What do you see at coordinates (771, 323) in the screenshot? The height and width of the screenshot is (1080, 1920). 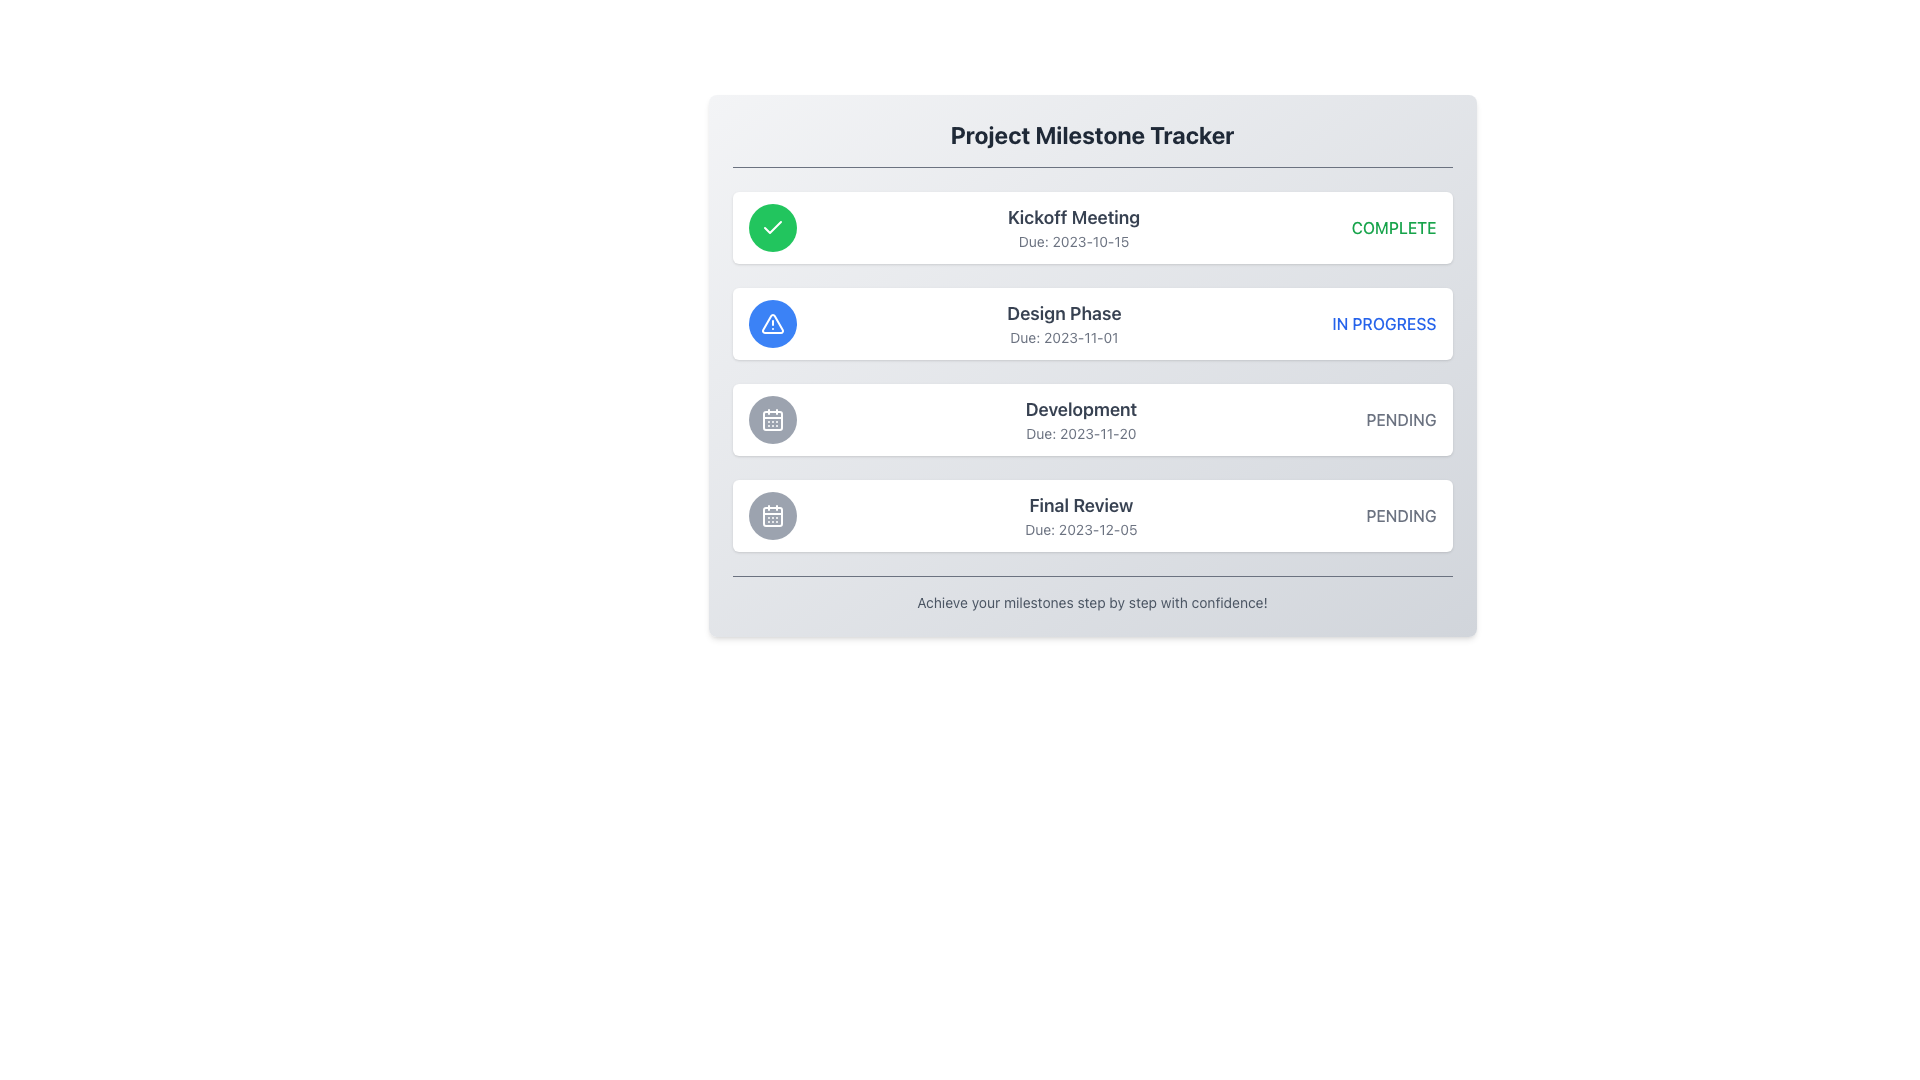 I see `the triangular alert icon located at the far left of the 'Design Phase' section in the milestone tracker interface` at bounding box center [771, 323].